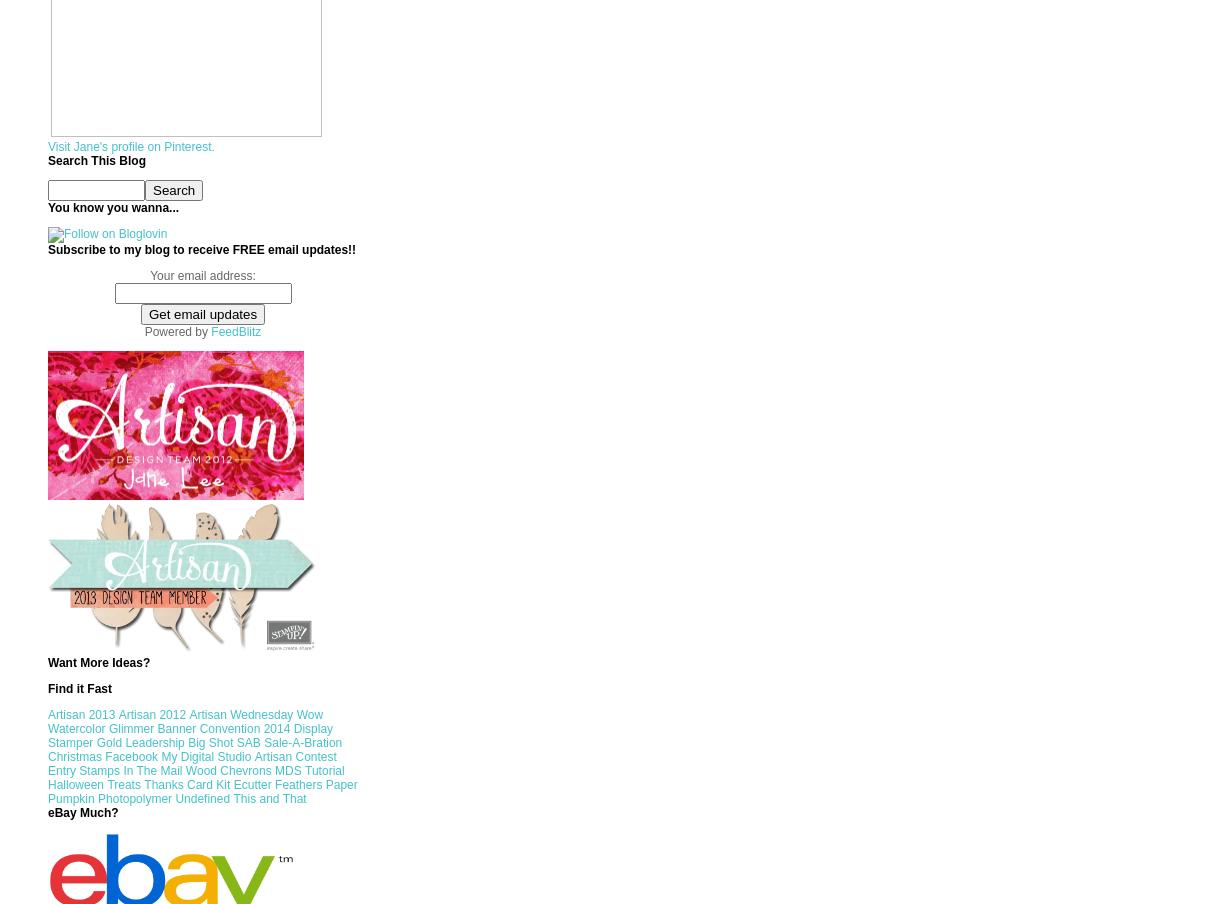  I want to click on 'Facebook', so click(103, 757).